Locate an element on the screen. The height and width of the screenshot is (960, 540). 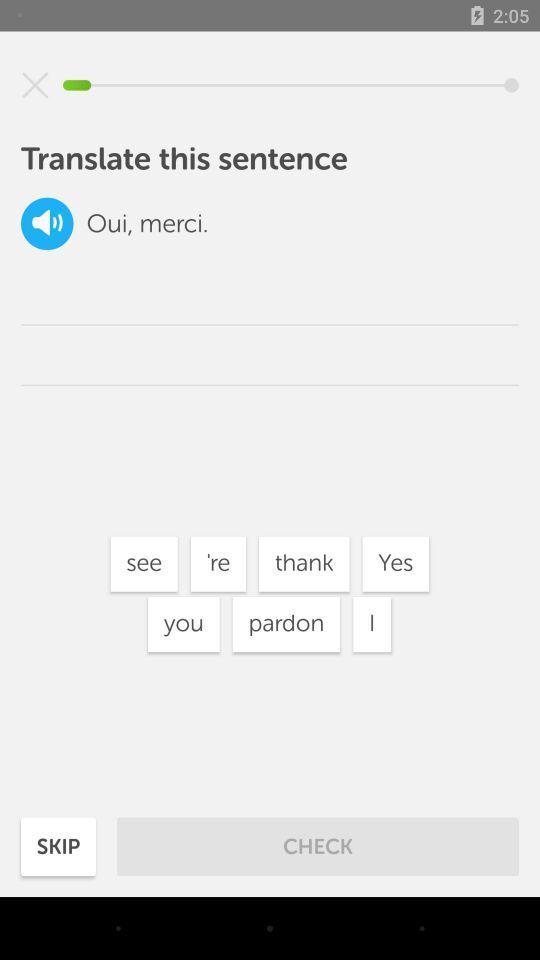
item at the bottom left corner is located at coordinates (58, 845).